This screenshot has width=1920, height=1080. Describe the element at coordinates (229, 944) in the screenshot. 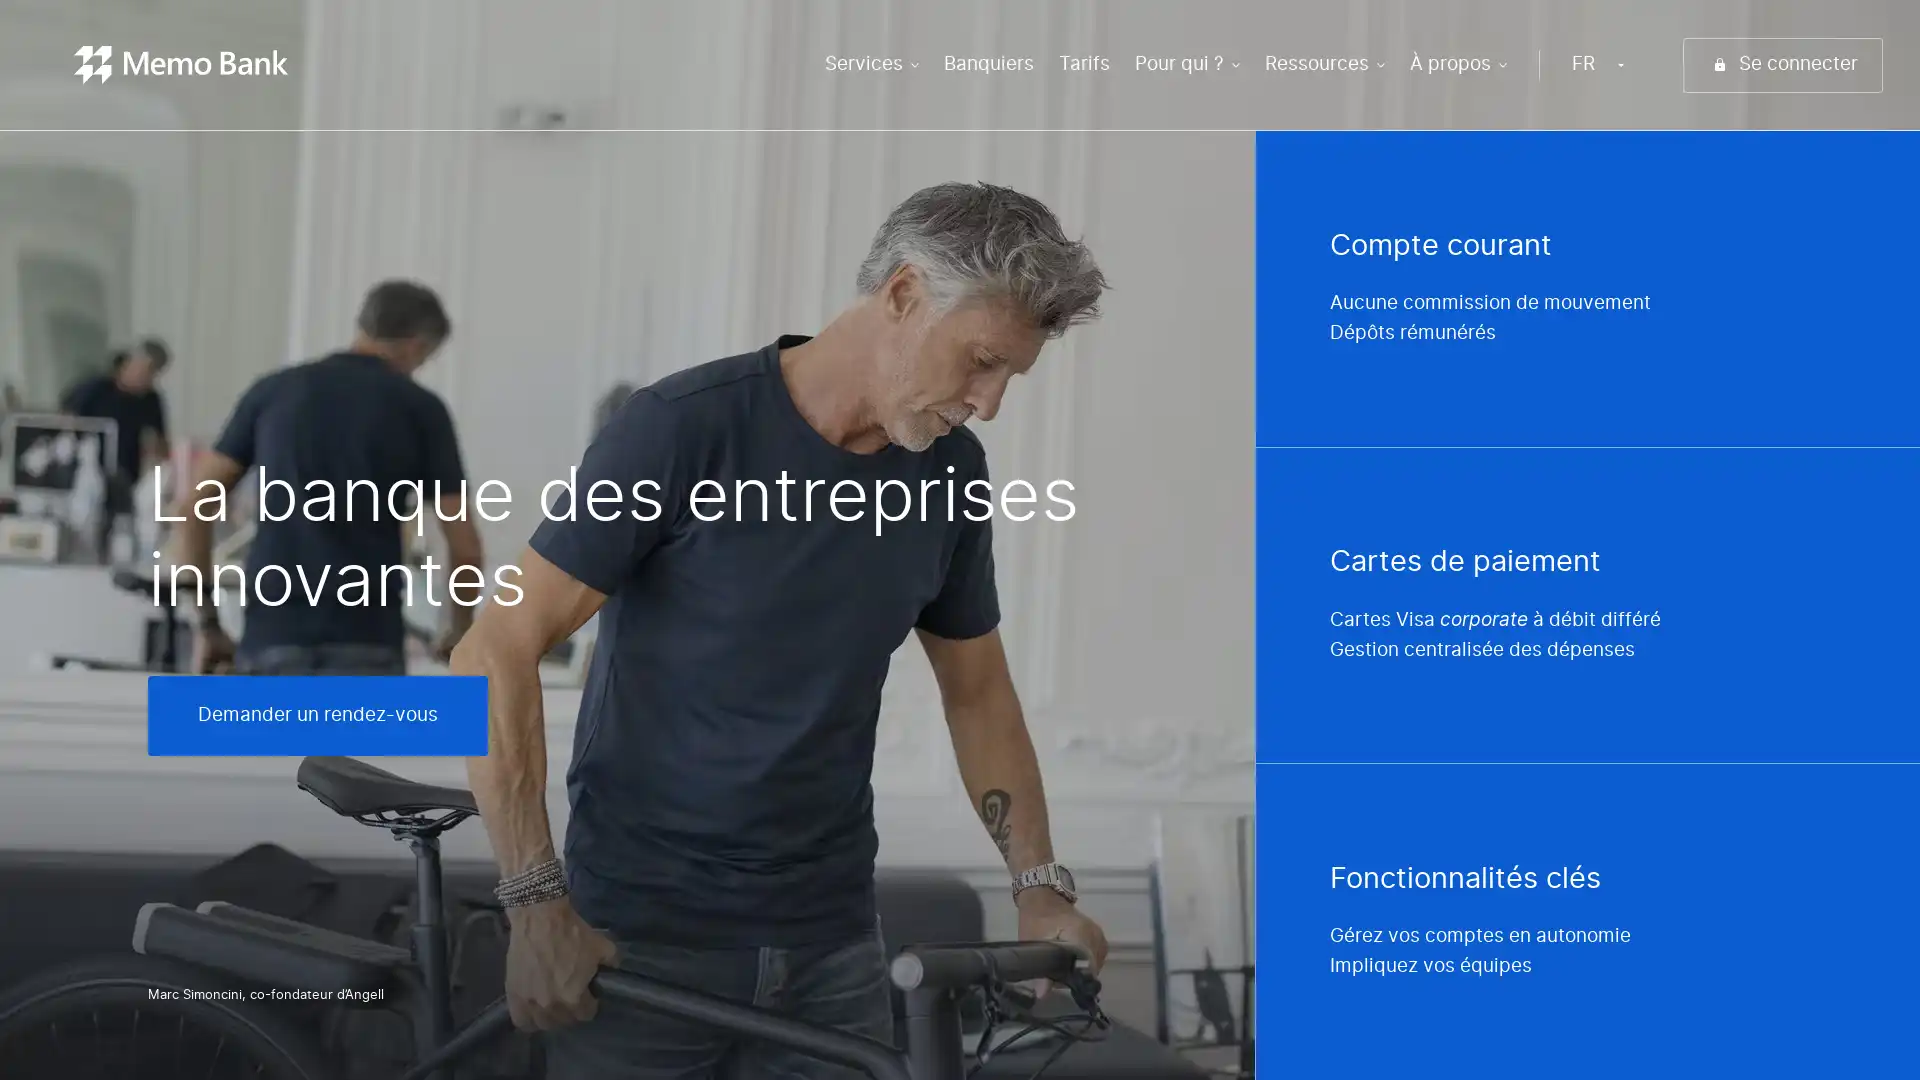

I see `Consentements certifies par` at that location.